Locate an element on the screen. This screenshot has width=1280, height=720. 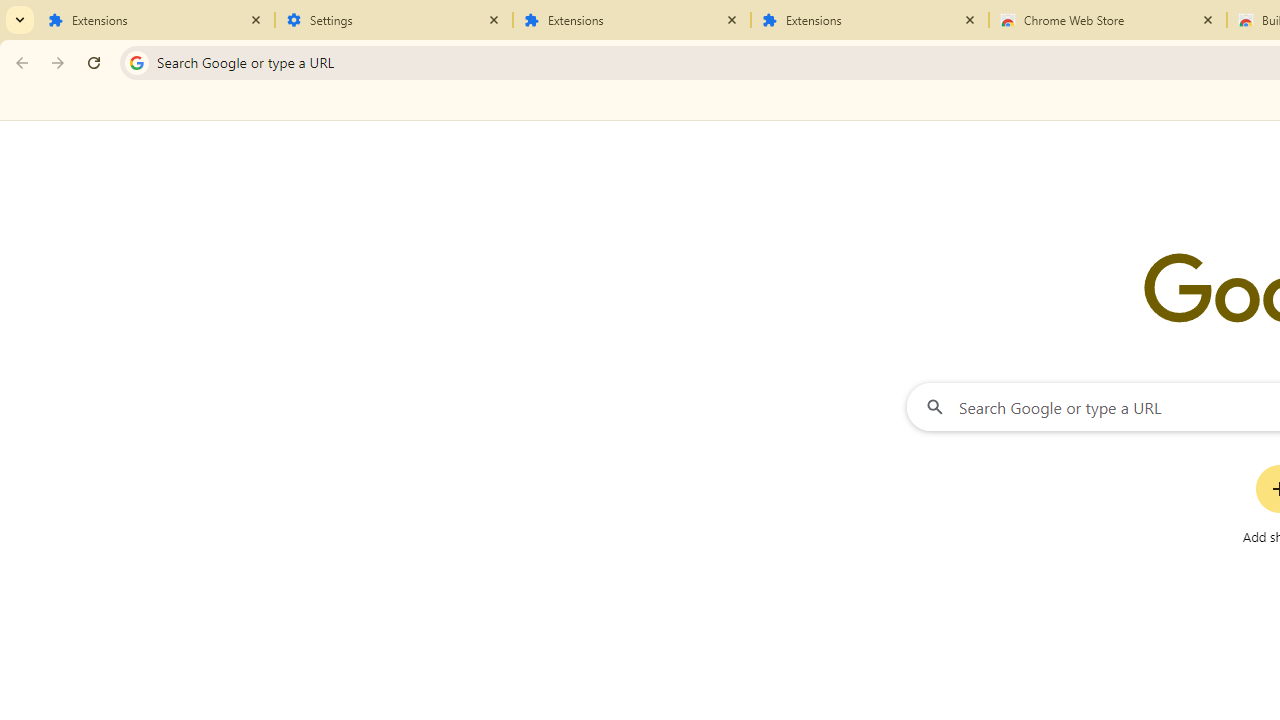
'Close' is located at coordinates (1207, 19).